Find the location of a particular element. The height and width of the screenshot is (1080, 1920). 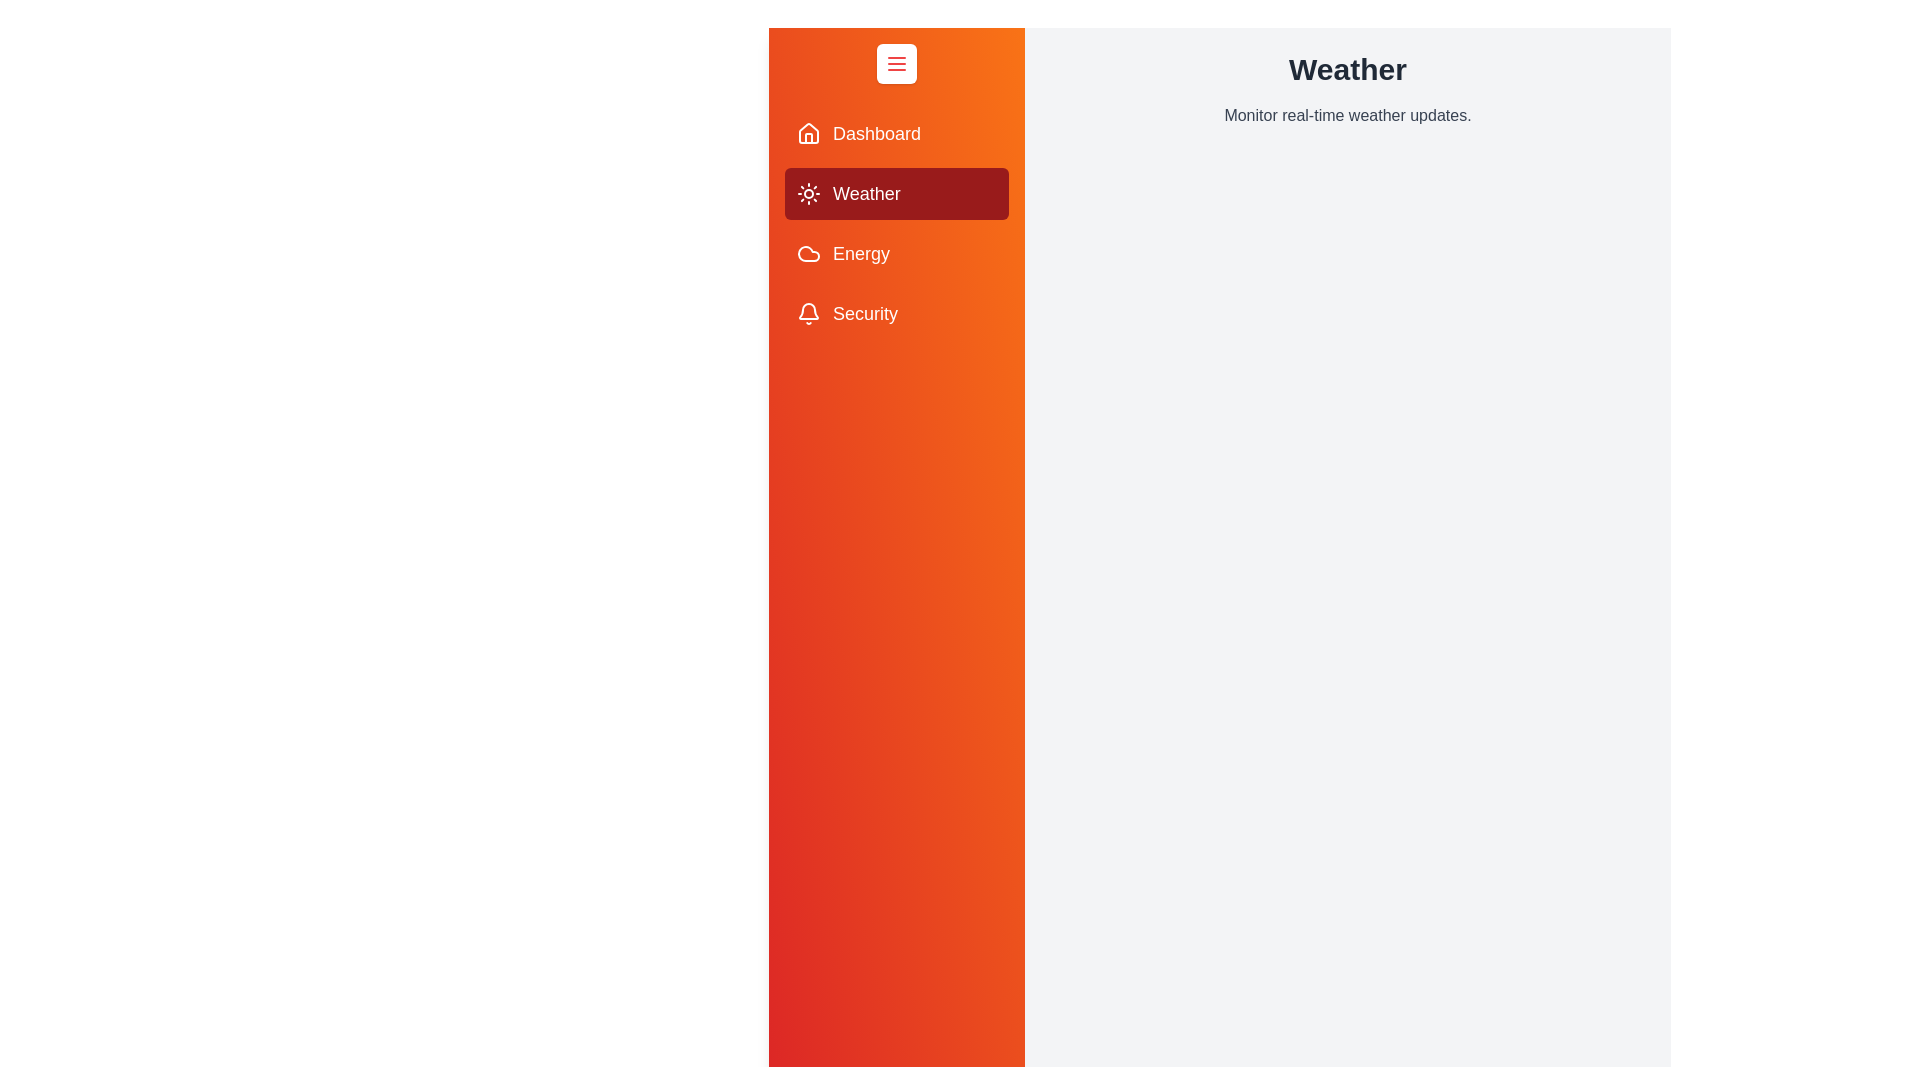

the menu item labeled 'Dashboard' to observe its hover effect is located at coordinates (896, 134).